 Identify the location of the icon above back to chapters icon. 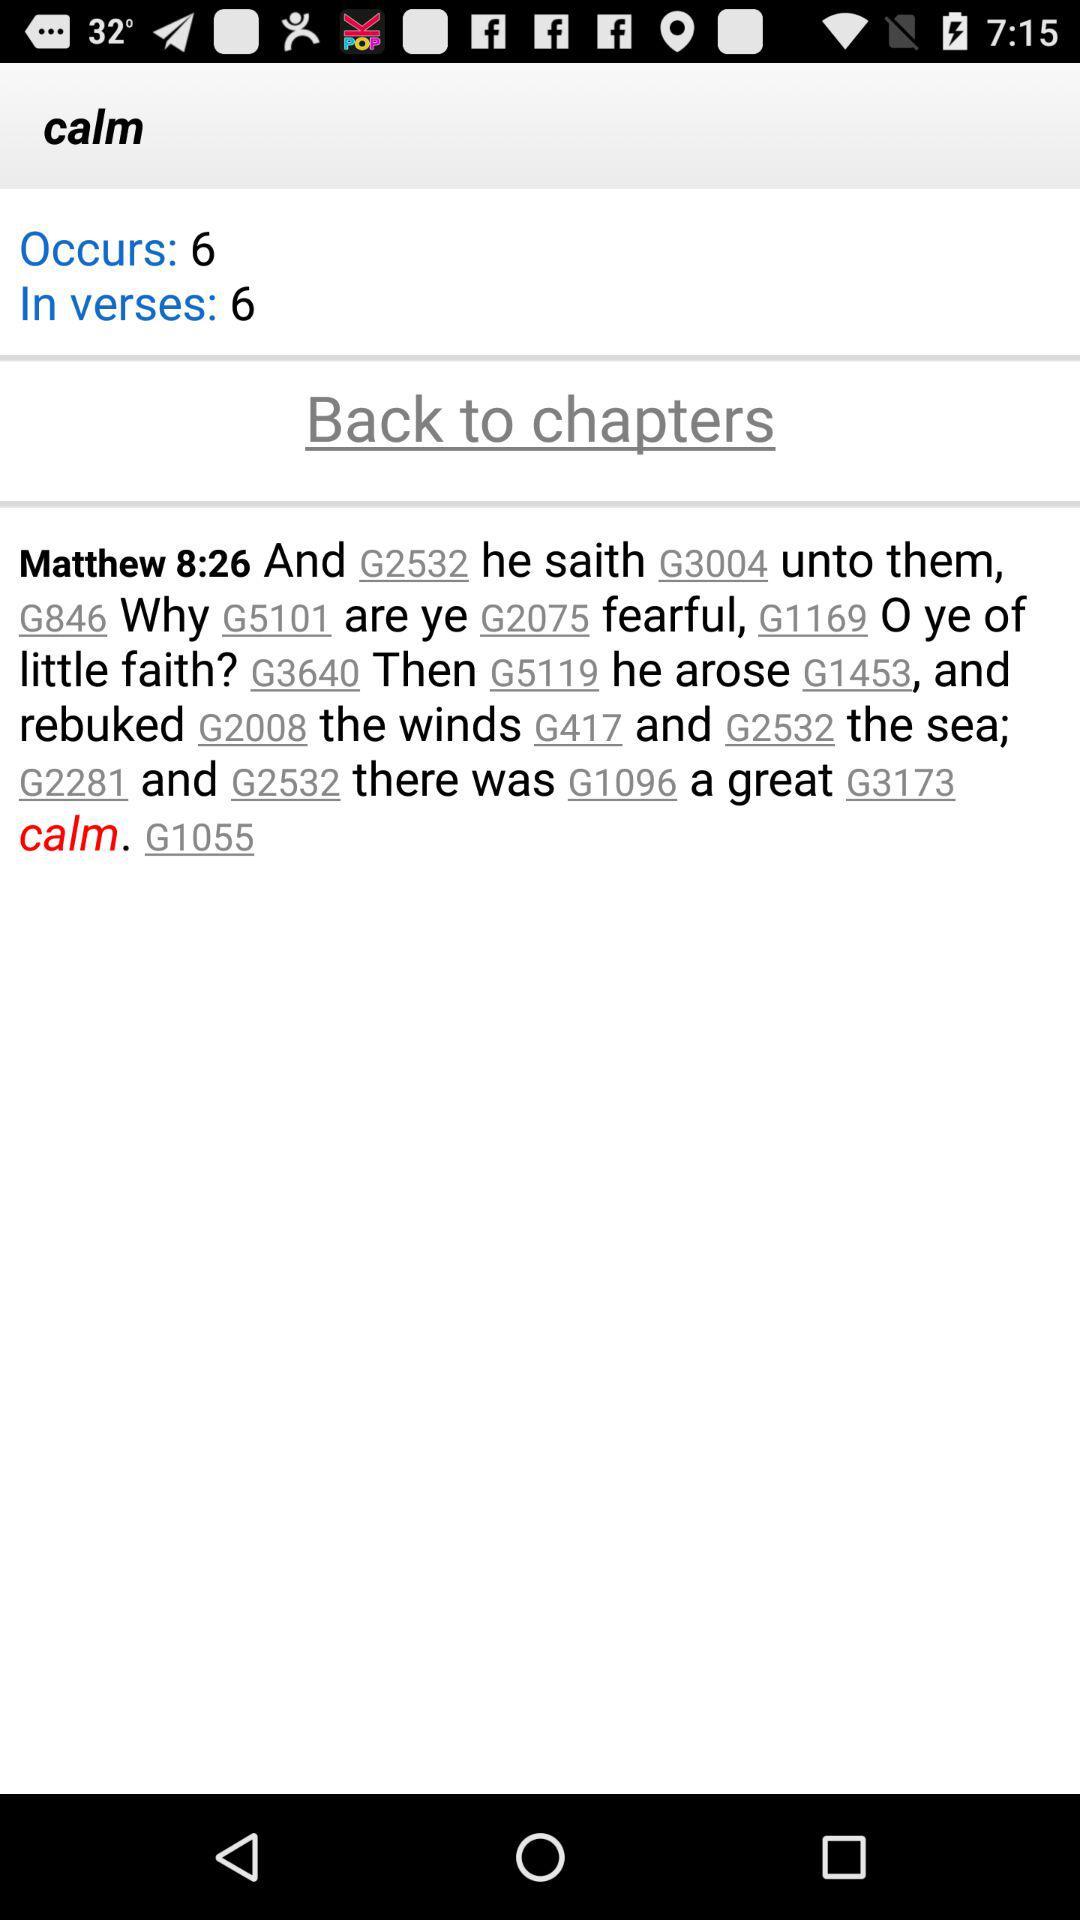
(540, 357).